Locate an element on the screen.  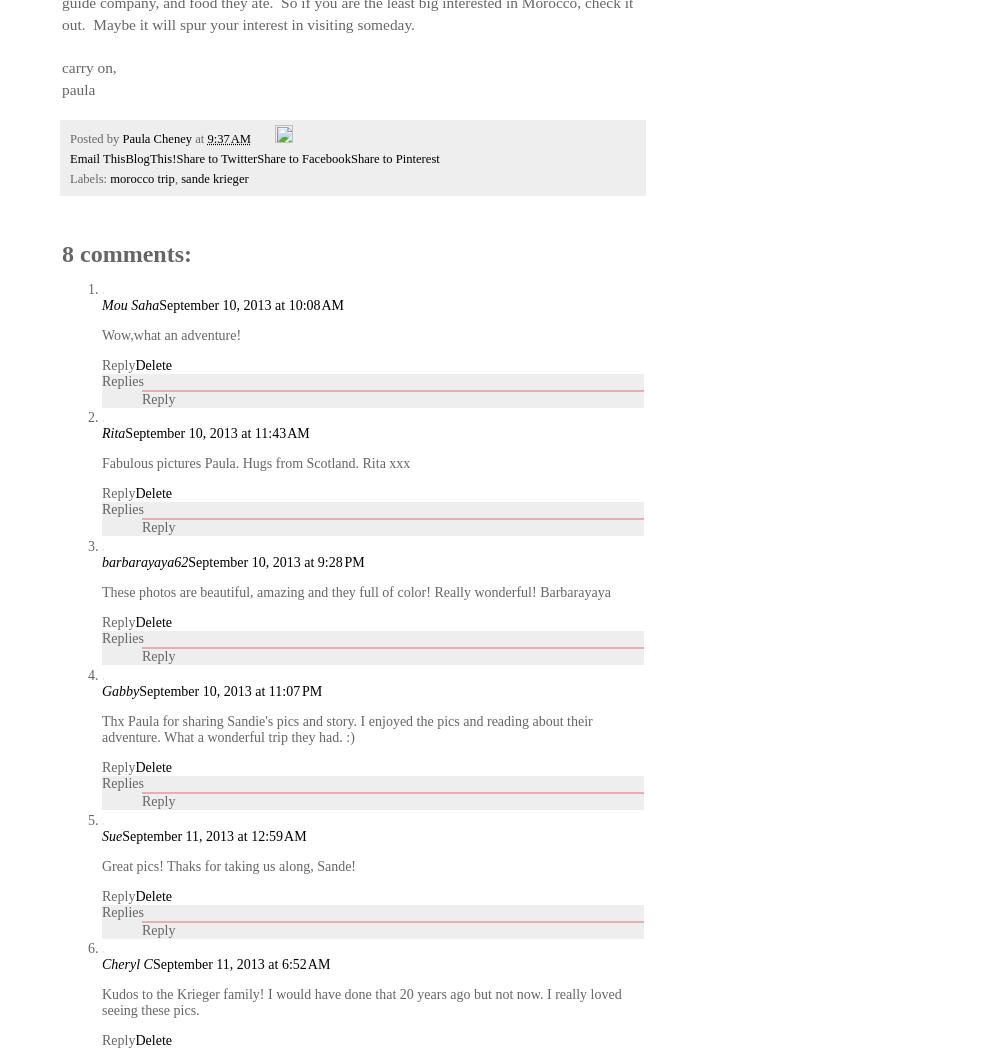
'Cheryl C' is located at coordinates (127, 964).